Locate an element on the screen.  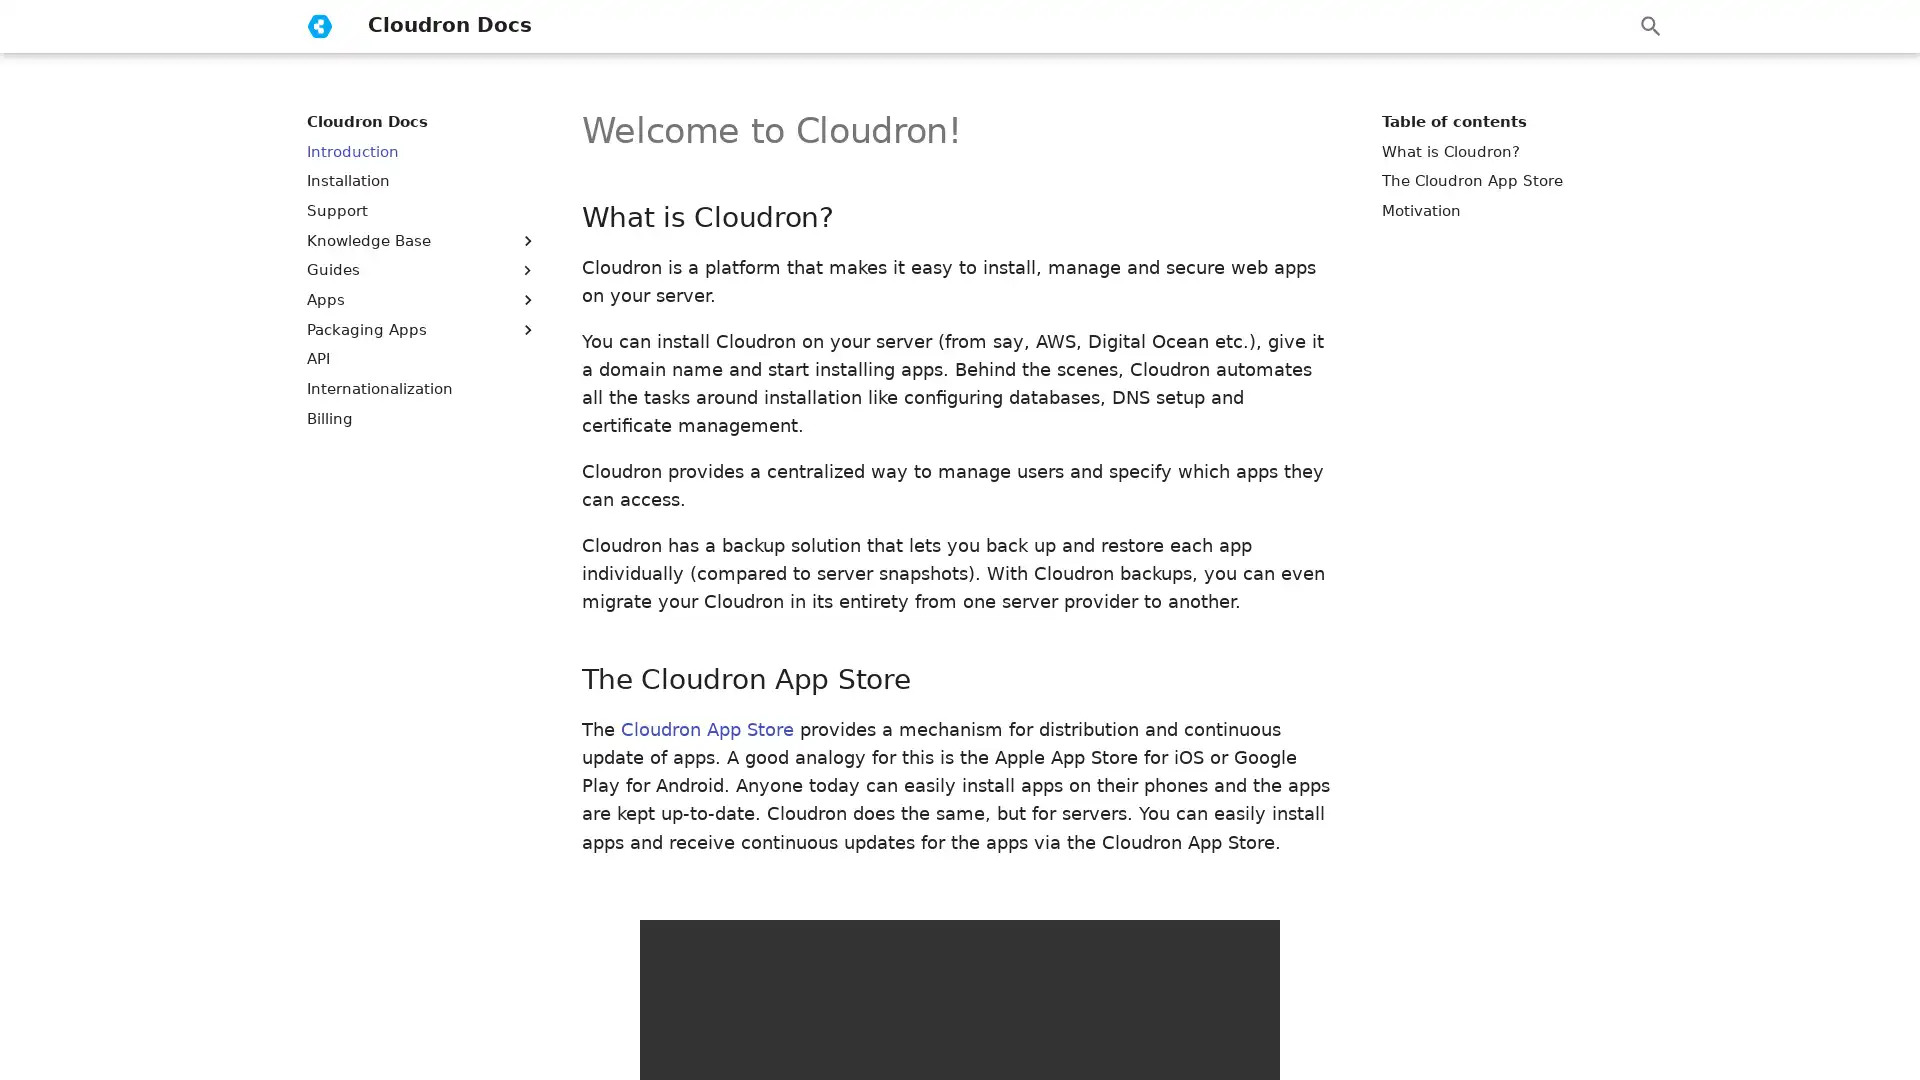
Clear is located at coordinates (1602, 26).